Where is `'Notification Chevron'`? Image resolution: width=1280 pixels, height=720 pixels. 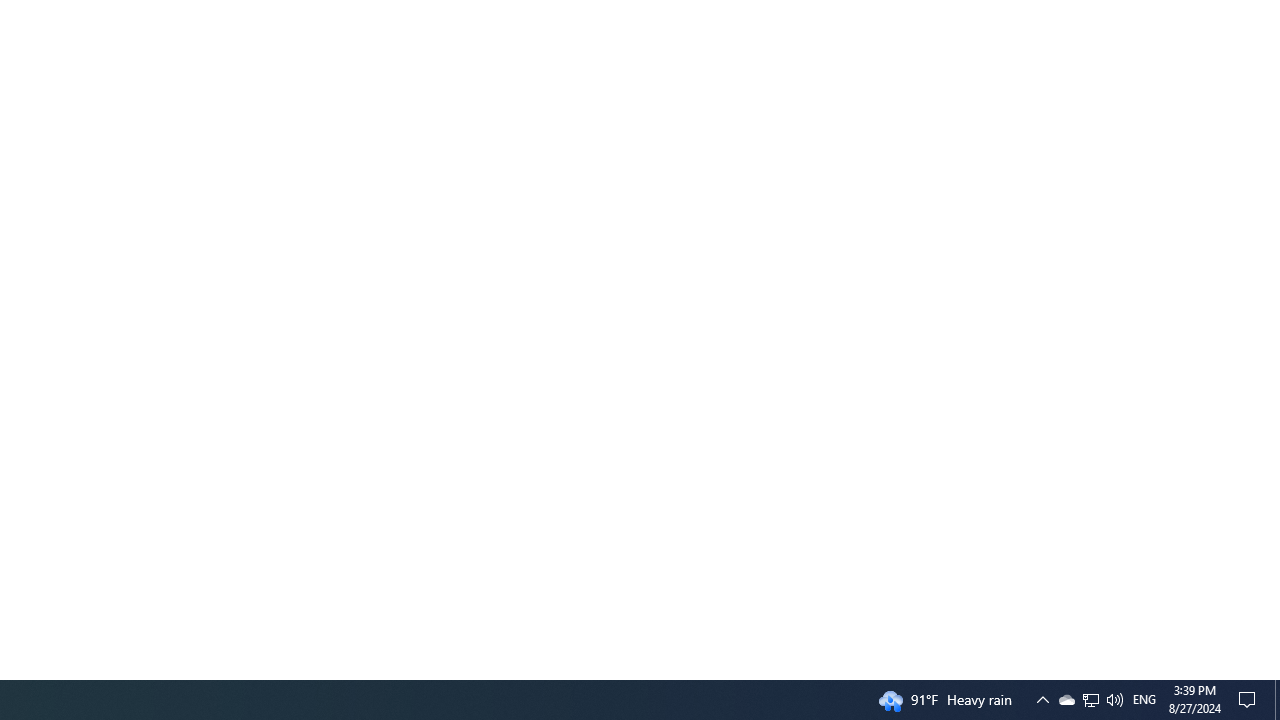
'Notification Chevron' is located at coordinates (1089, 698).